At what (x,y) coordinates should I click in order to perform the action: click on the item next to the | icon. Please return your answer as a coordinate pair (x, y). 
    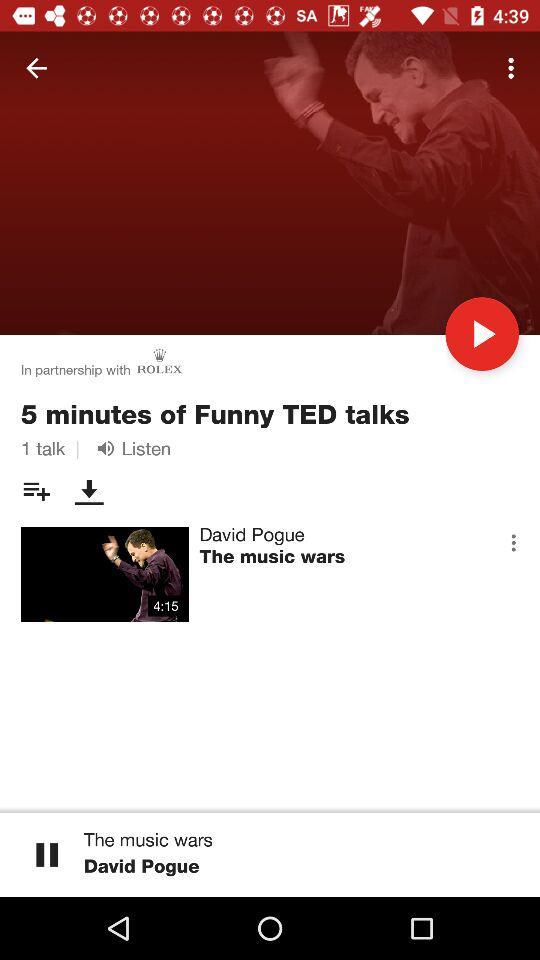
    Looking at the image, I should click on (130, 448).